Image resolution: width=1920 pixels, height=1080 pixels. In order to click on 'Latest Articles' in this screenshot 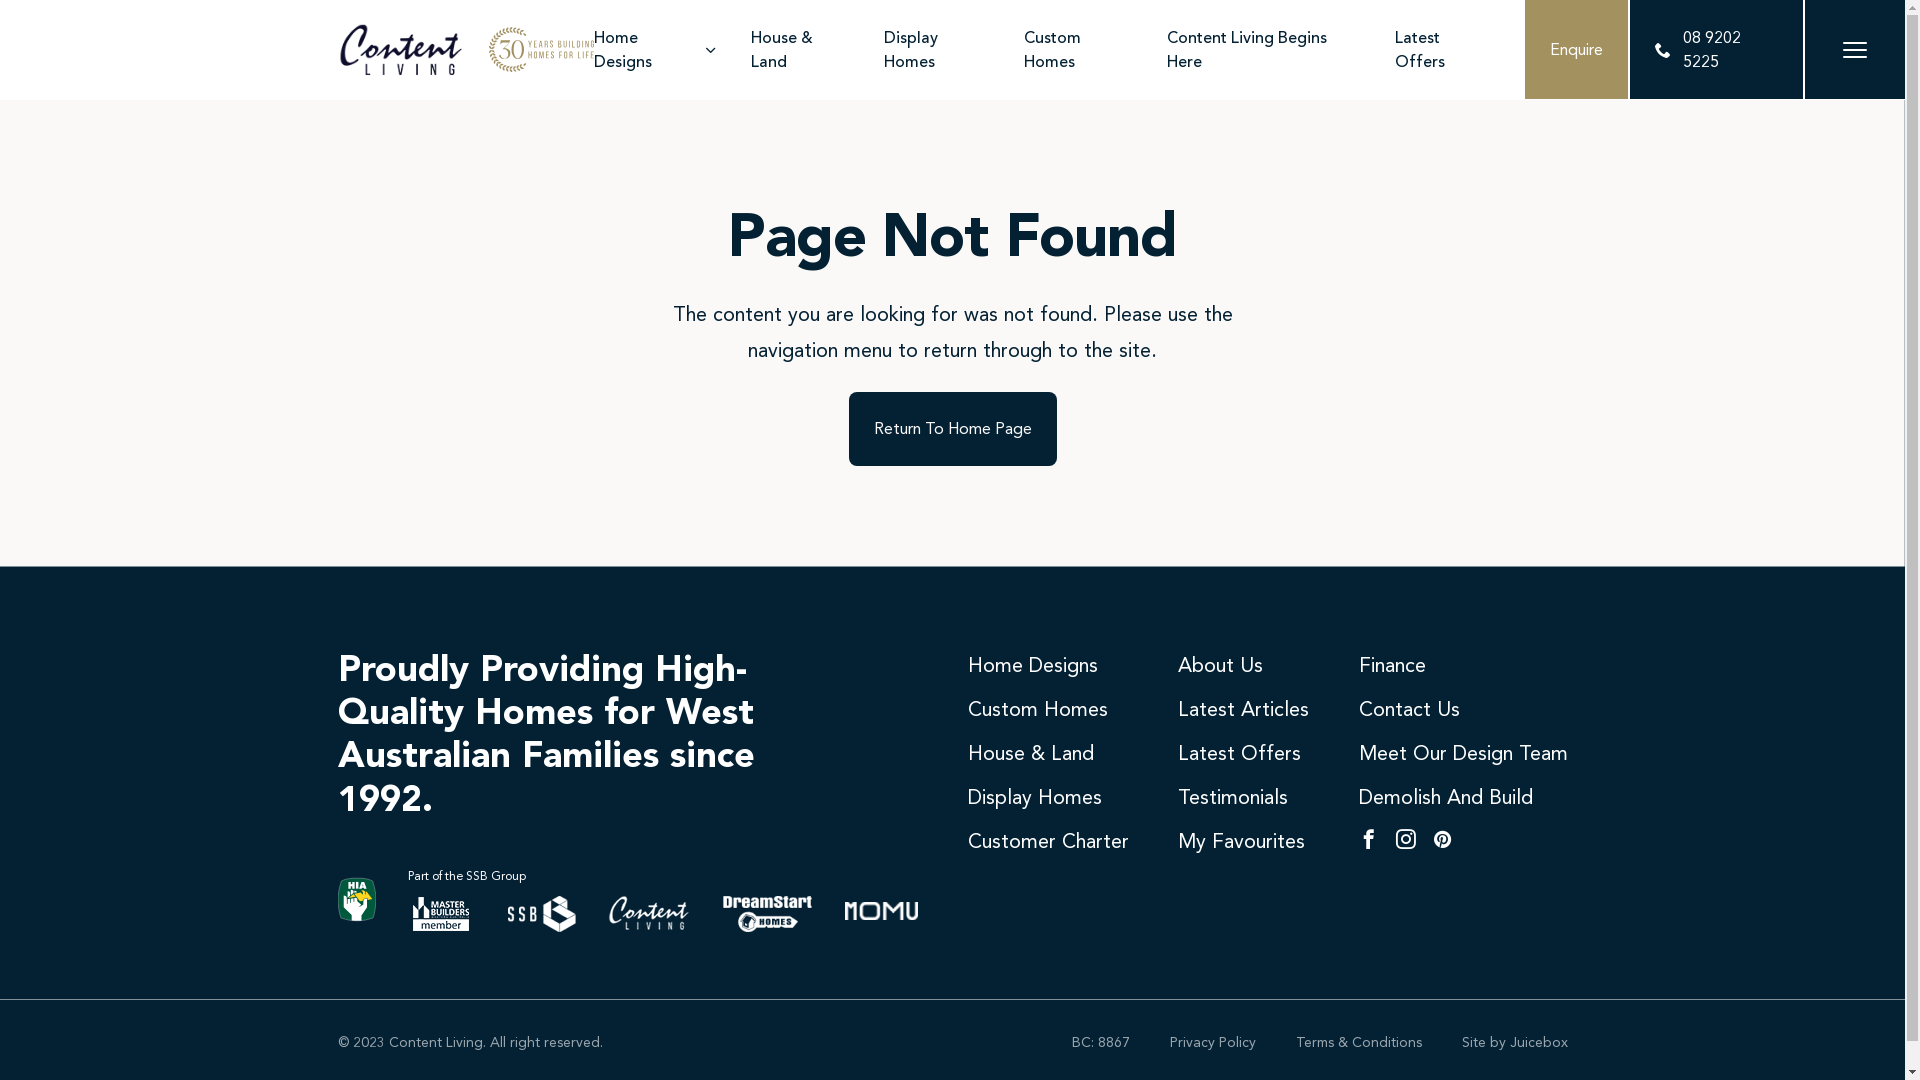, I will do `click(1242, 708)`.